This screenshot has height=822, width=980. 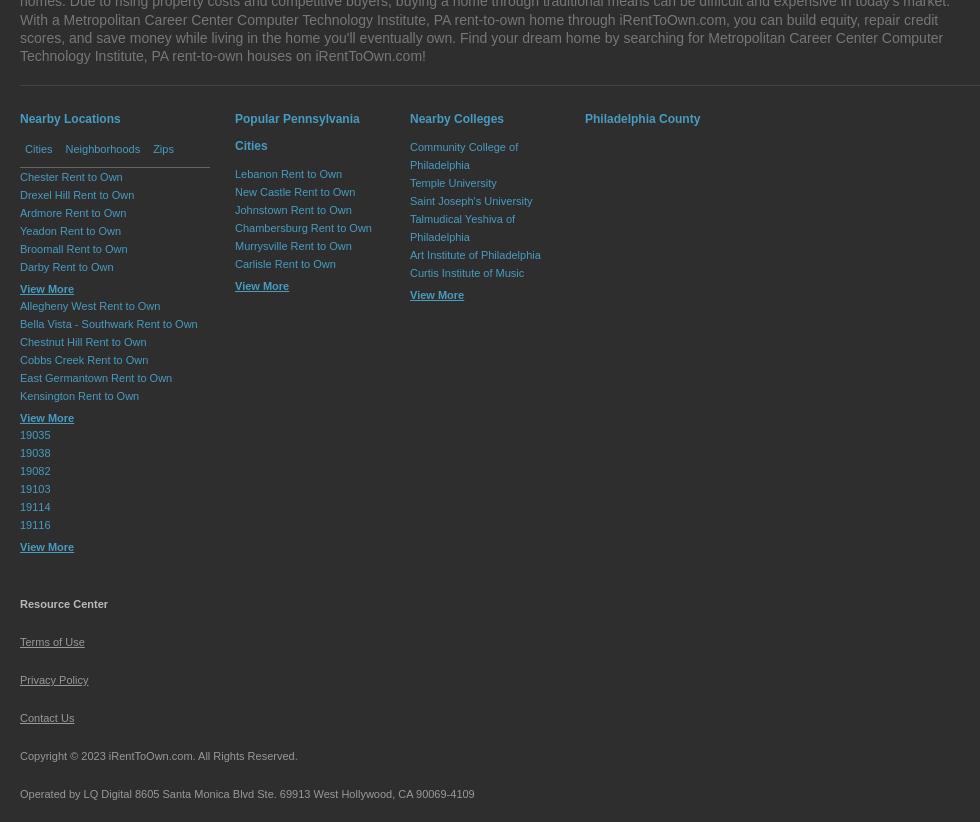 I want to click on 'Murrysville
Rent to Own', so click(x=293, y=246).